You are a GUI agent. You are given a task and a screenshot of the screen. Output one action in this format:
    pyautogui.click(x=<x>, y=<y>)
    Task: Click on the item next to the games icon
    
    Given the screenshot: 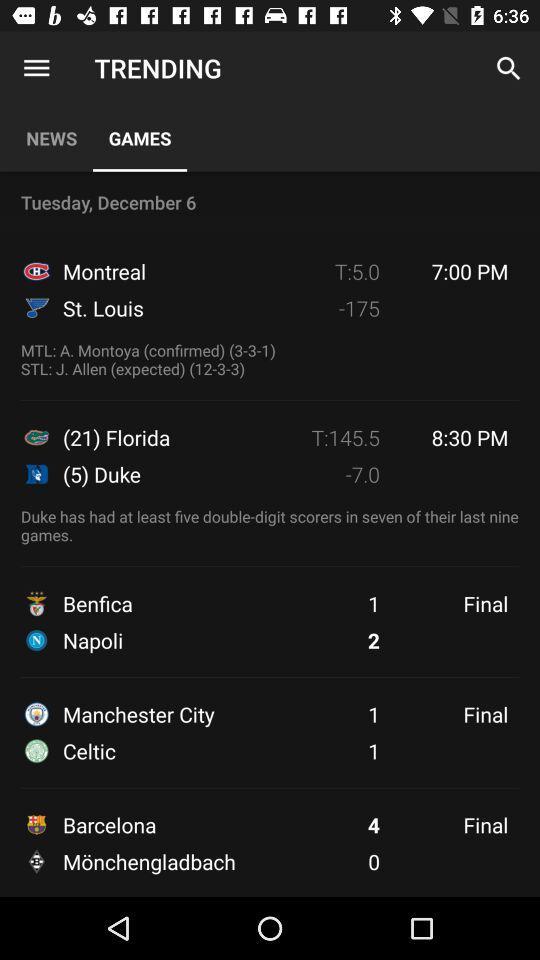 What is the action you would take?
    pyautogui.click(x=36, y=68)
    